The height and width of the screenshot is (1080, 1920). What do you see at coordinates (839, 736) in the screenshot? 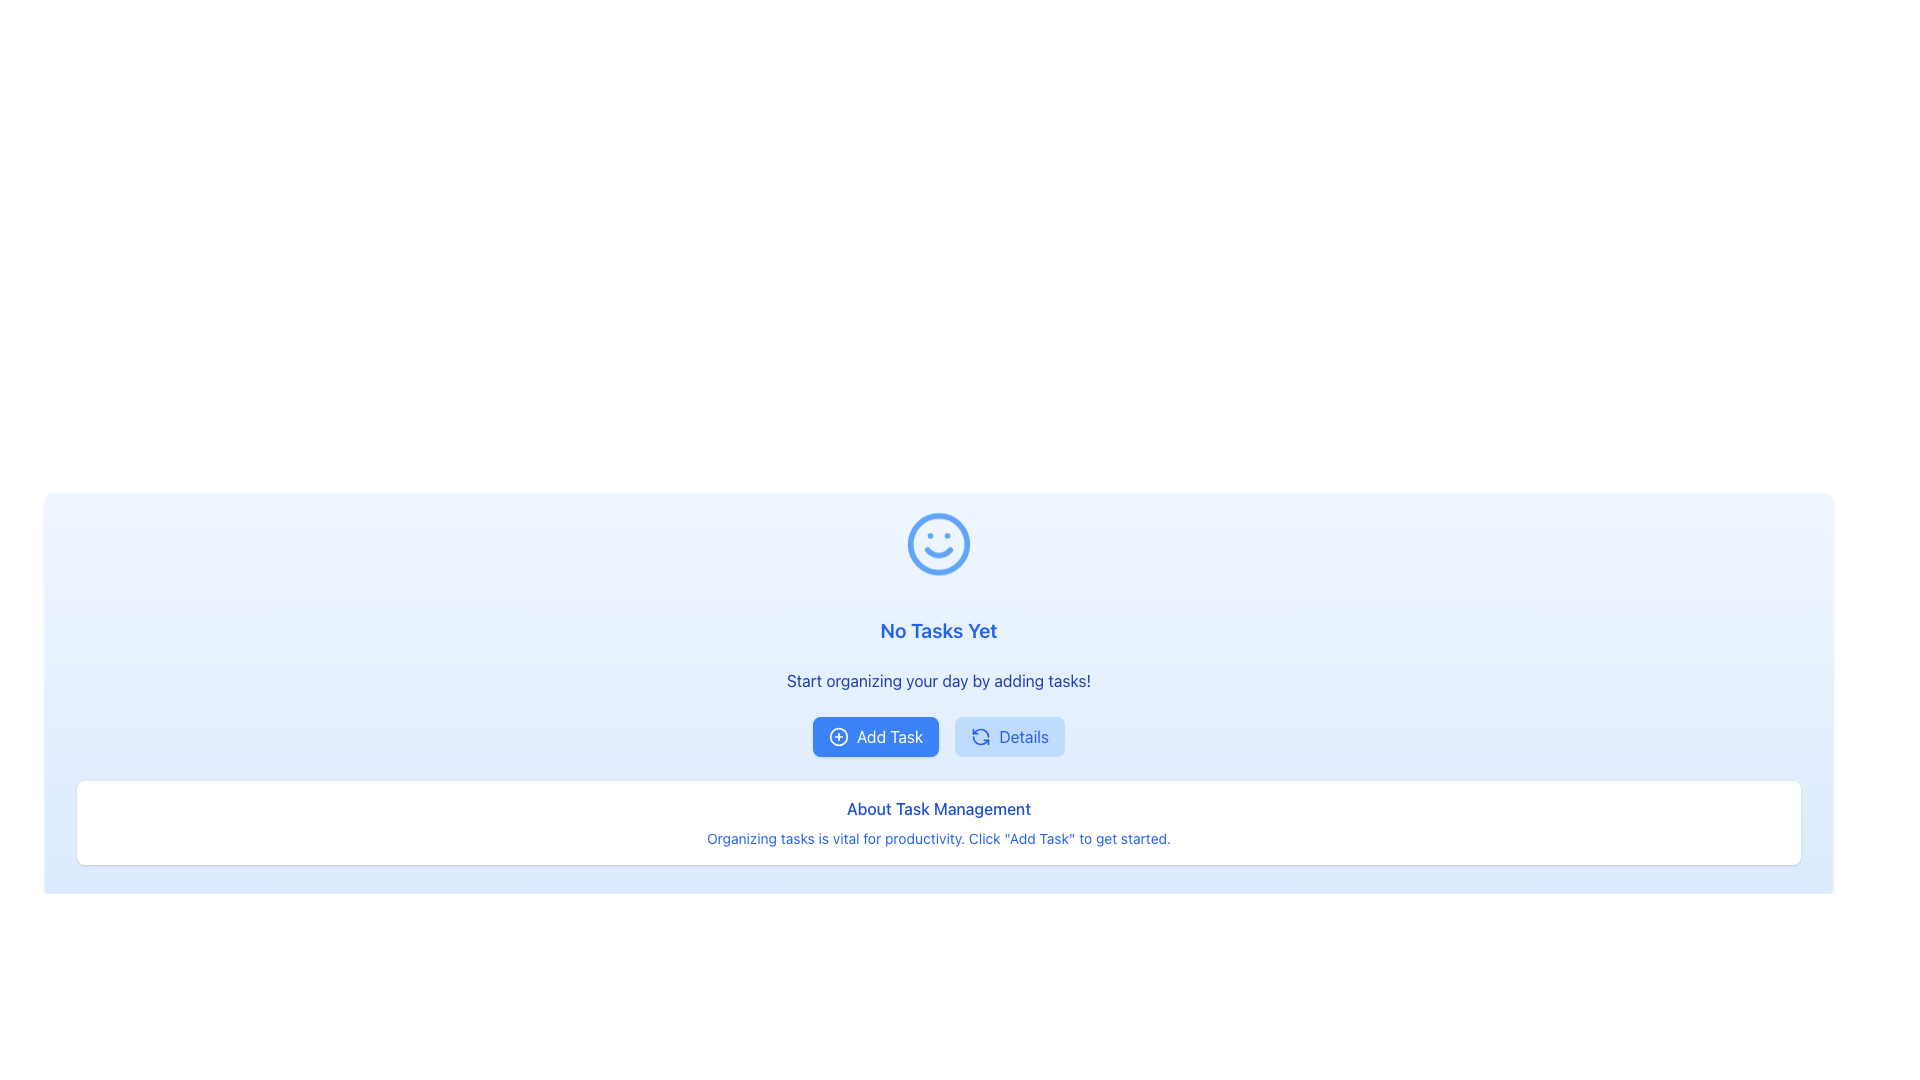
I see `the outer circular part of the plus icon within the 'Add Task' button located at the center bottom area of the main content section` at bounding box center [839, 736].